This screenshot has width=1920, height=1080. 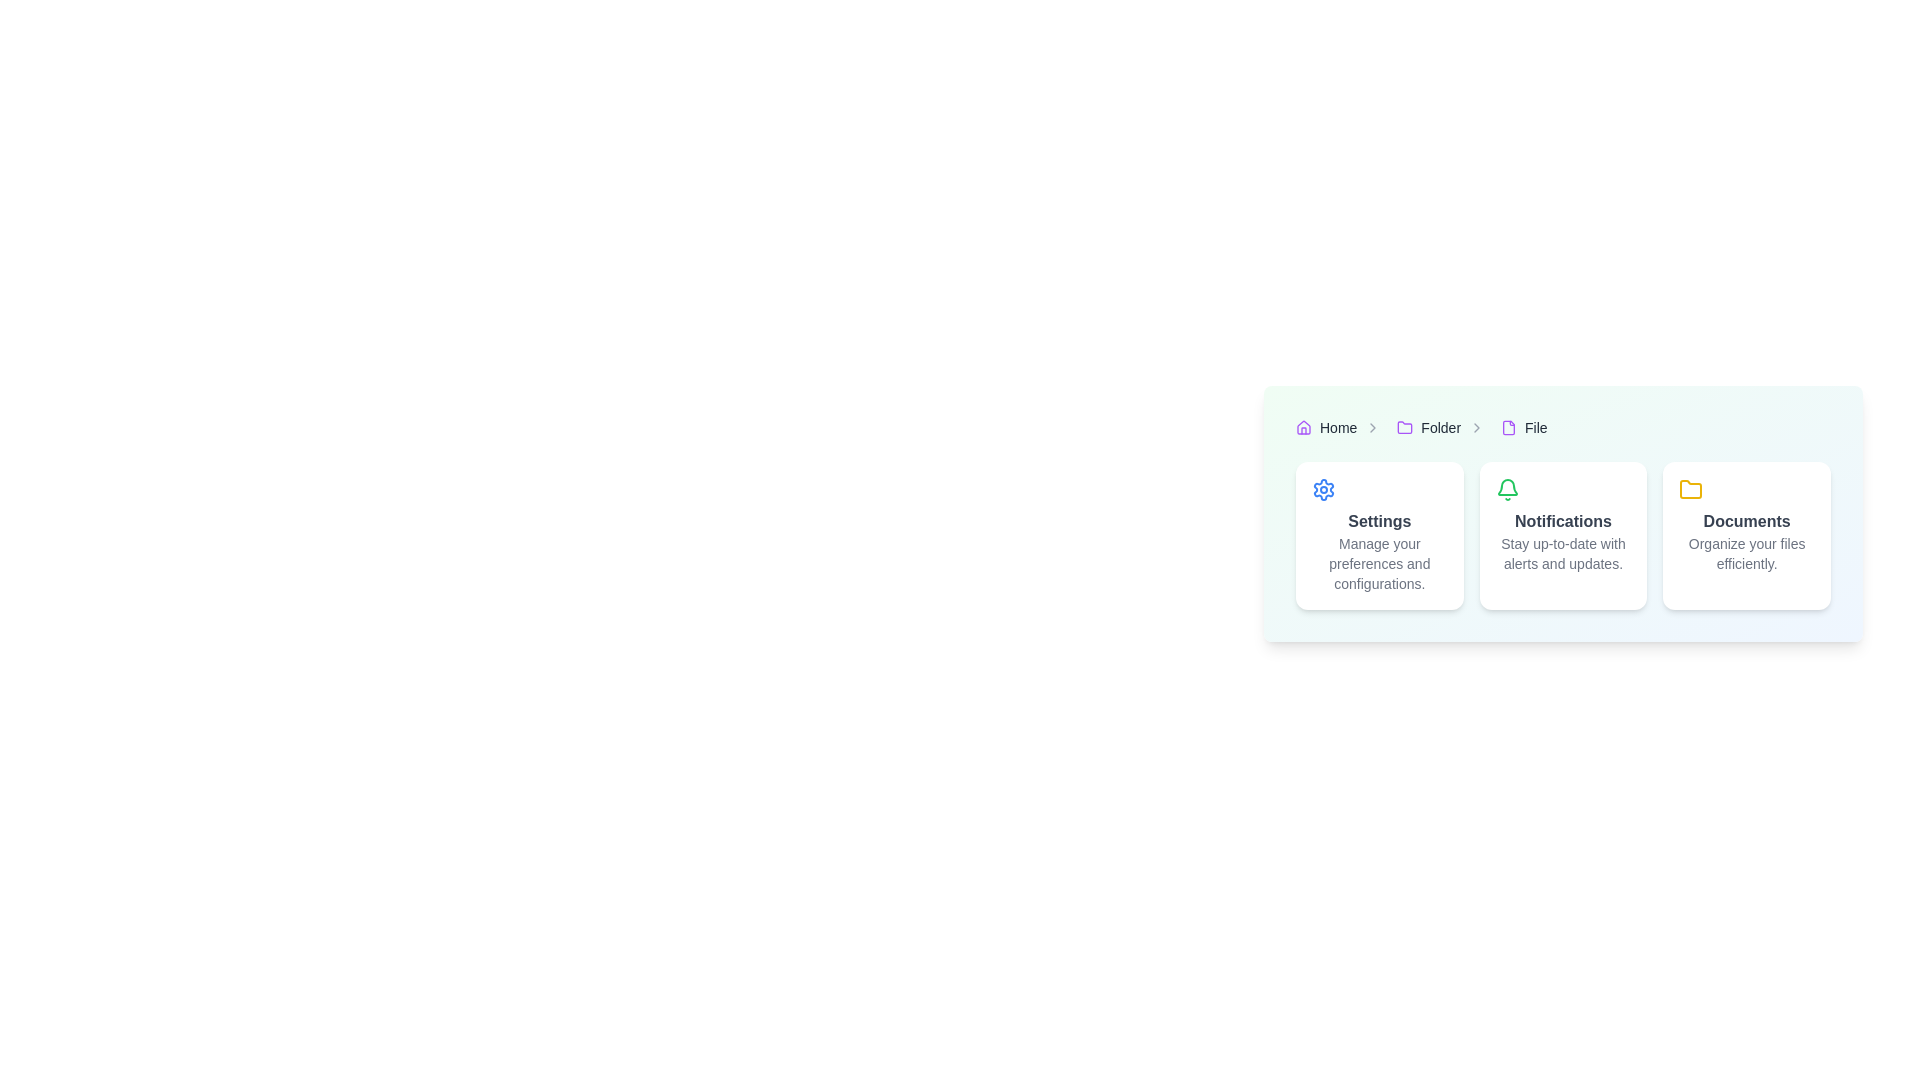 I want to click on the 'Home' icon in the breadcrumb navigation, so click(x=1304, y=427).